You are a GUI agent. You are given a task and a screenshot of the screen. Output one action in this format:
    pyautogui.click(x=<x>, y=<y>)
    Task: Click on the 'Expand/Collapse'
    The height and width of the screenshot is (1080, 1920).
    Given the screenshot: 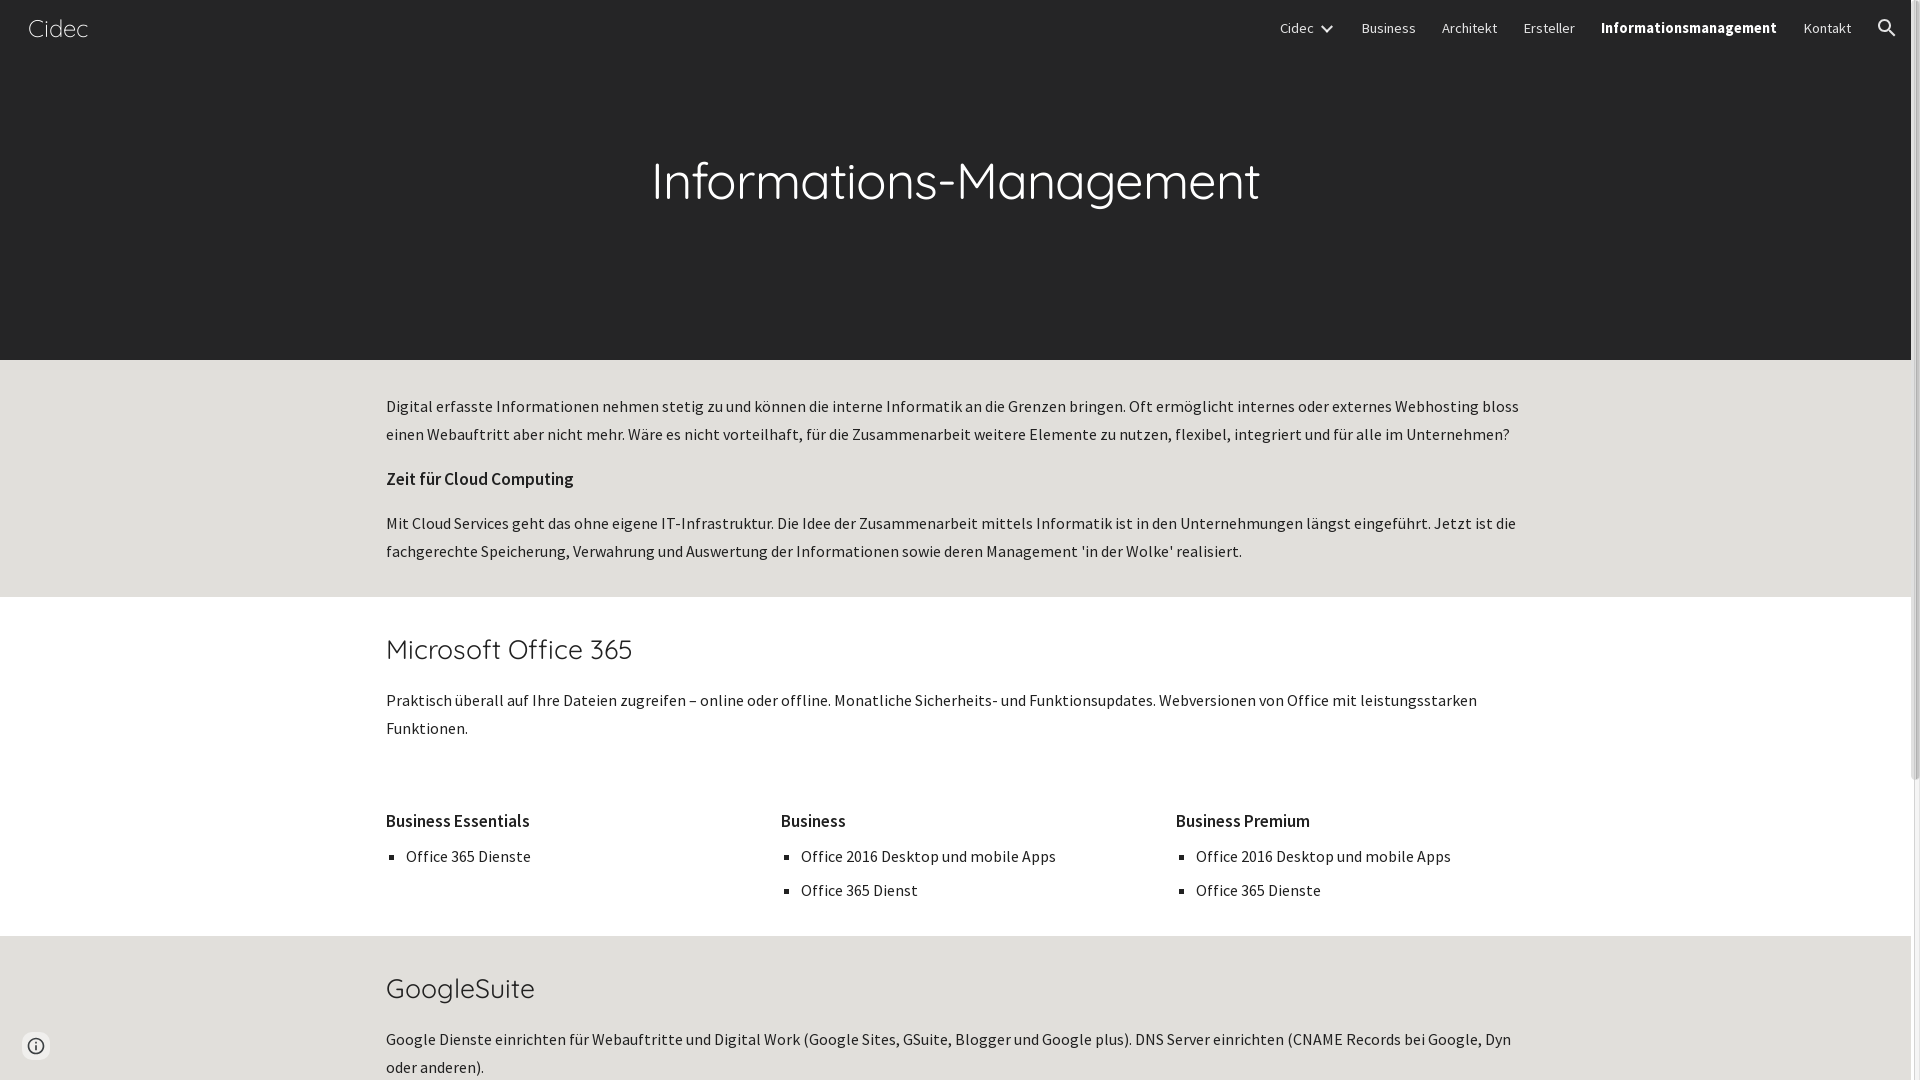 What is the action you would take?
    pyautogui.click(x=1325, y=27)
    